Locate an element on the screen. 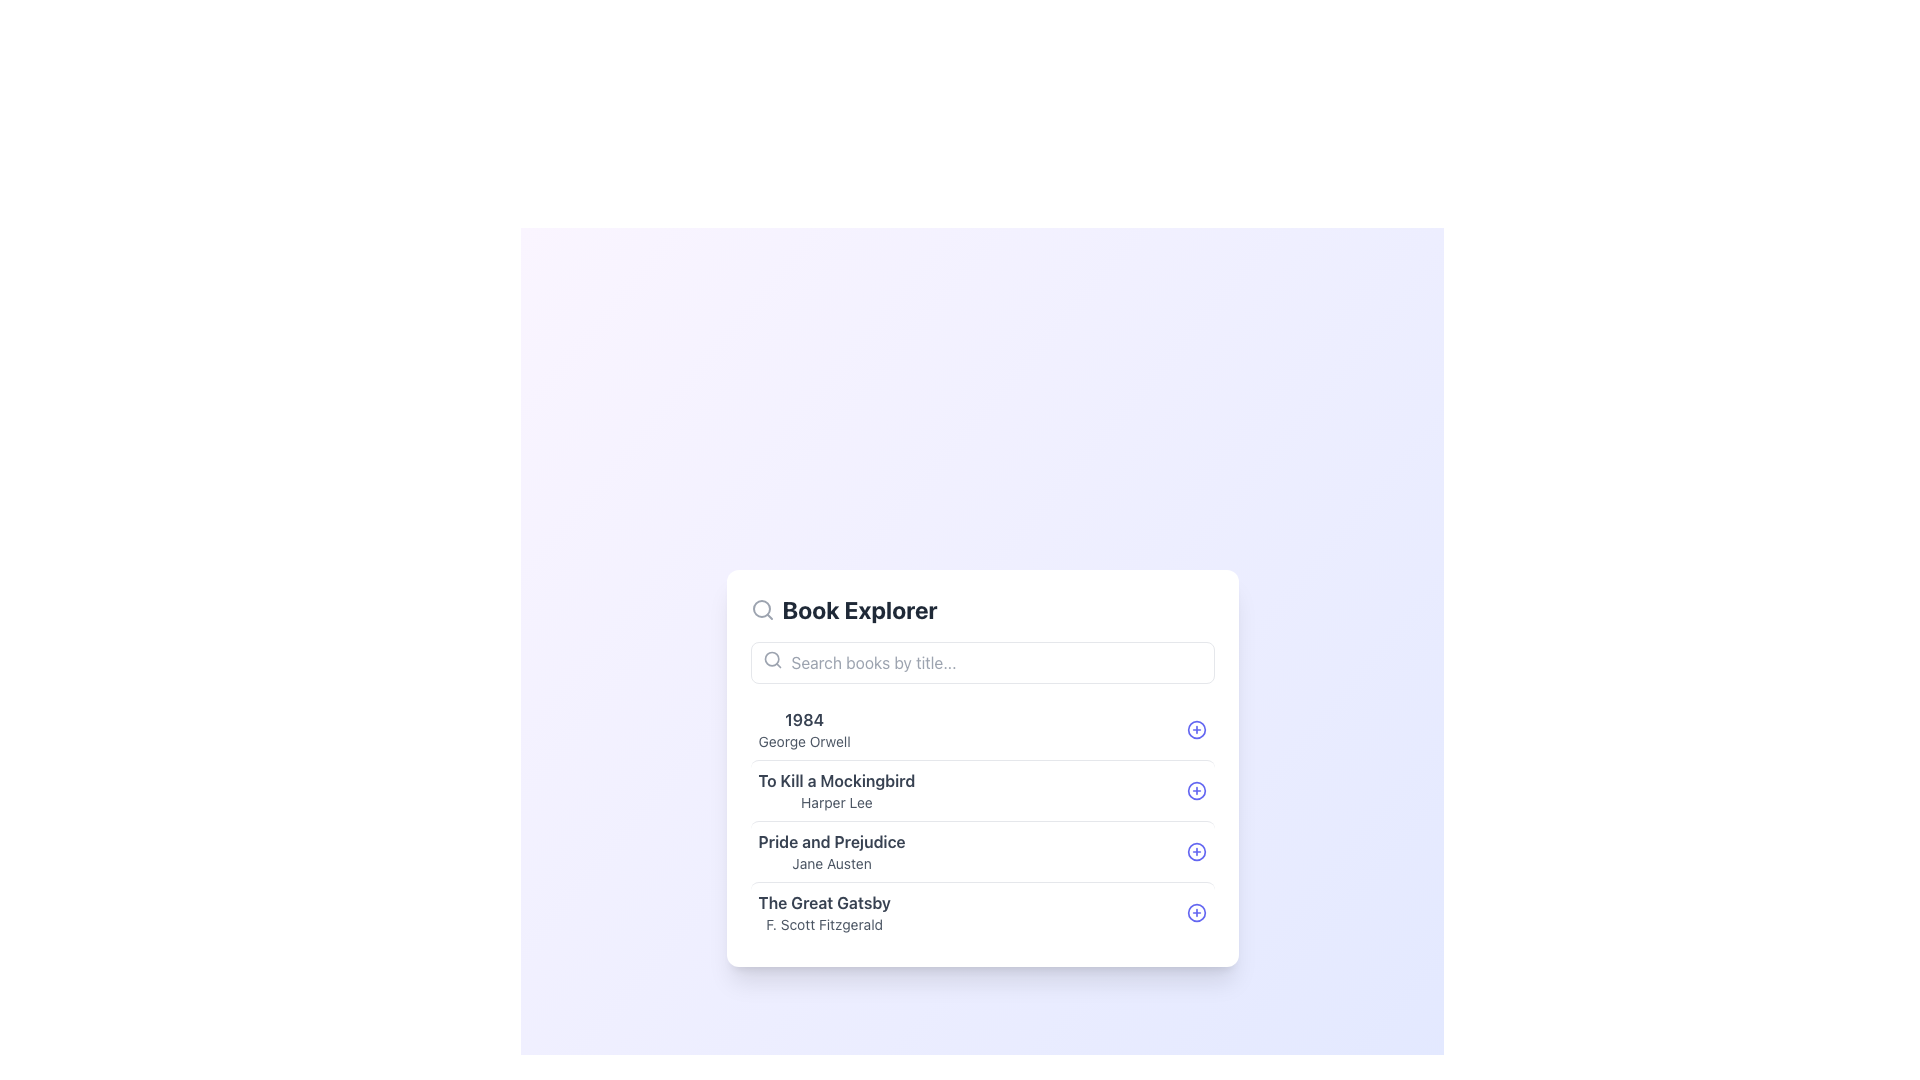  the text label displaying '1984' by George Orwell to interact with it is located at coordinates (804, 729).